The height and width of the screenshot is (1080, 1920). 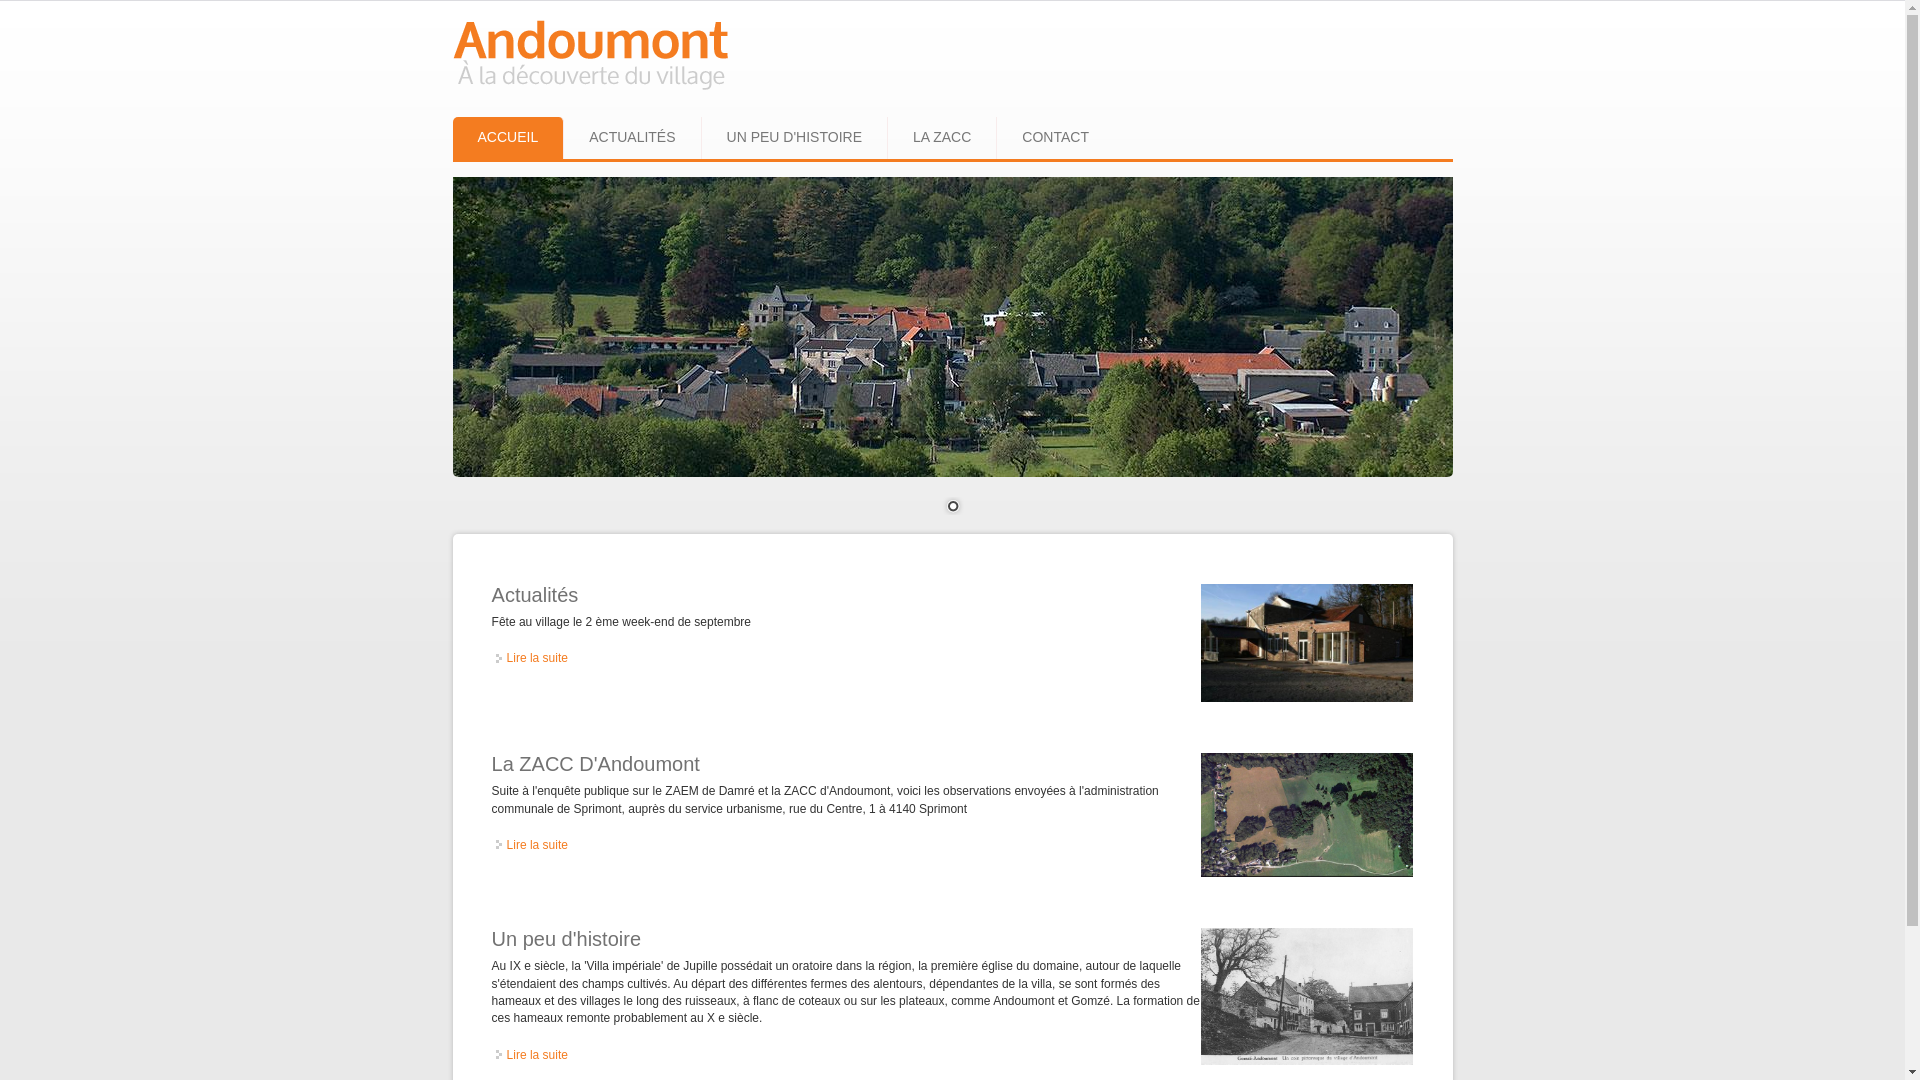 I want to click on 'Accueil', so click(x=588, y=92).